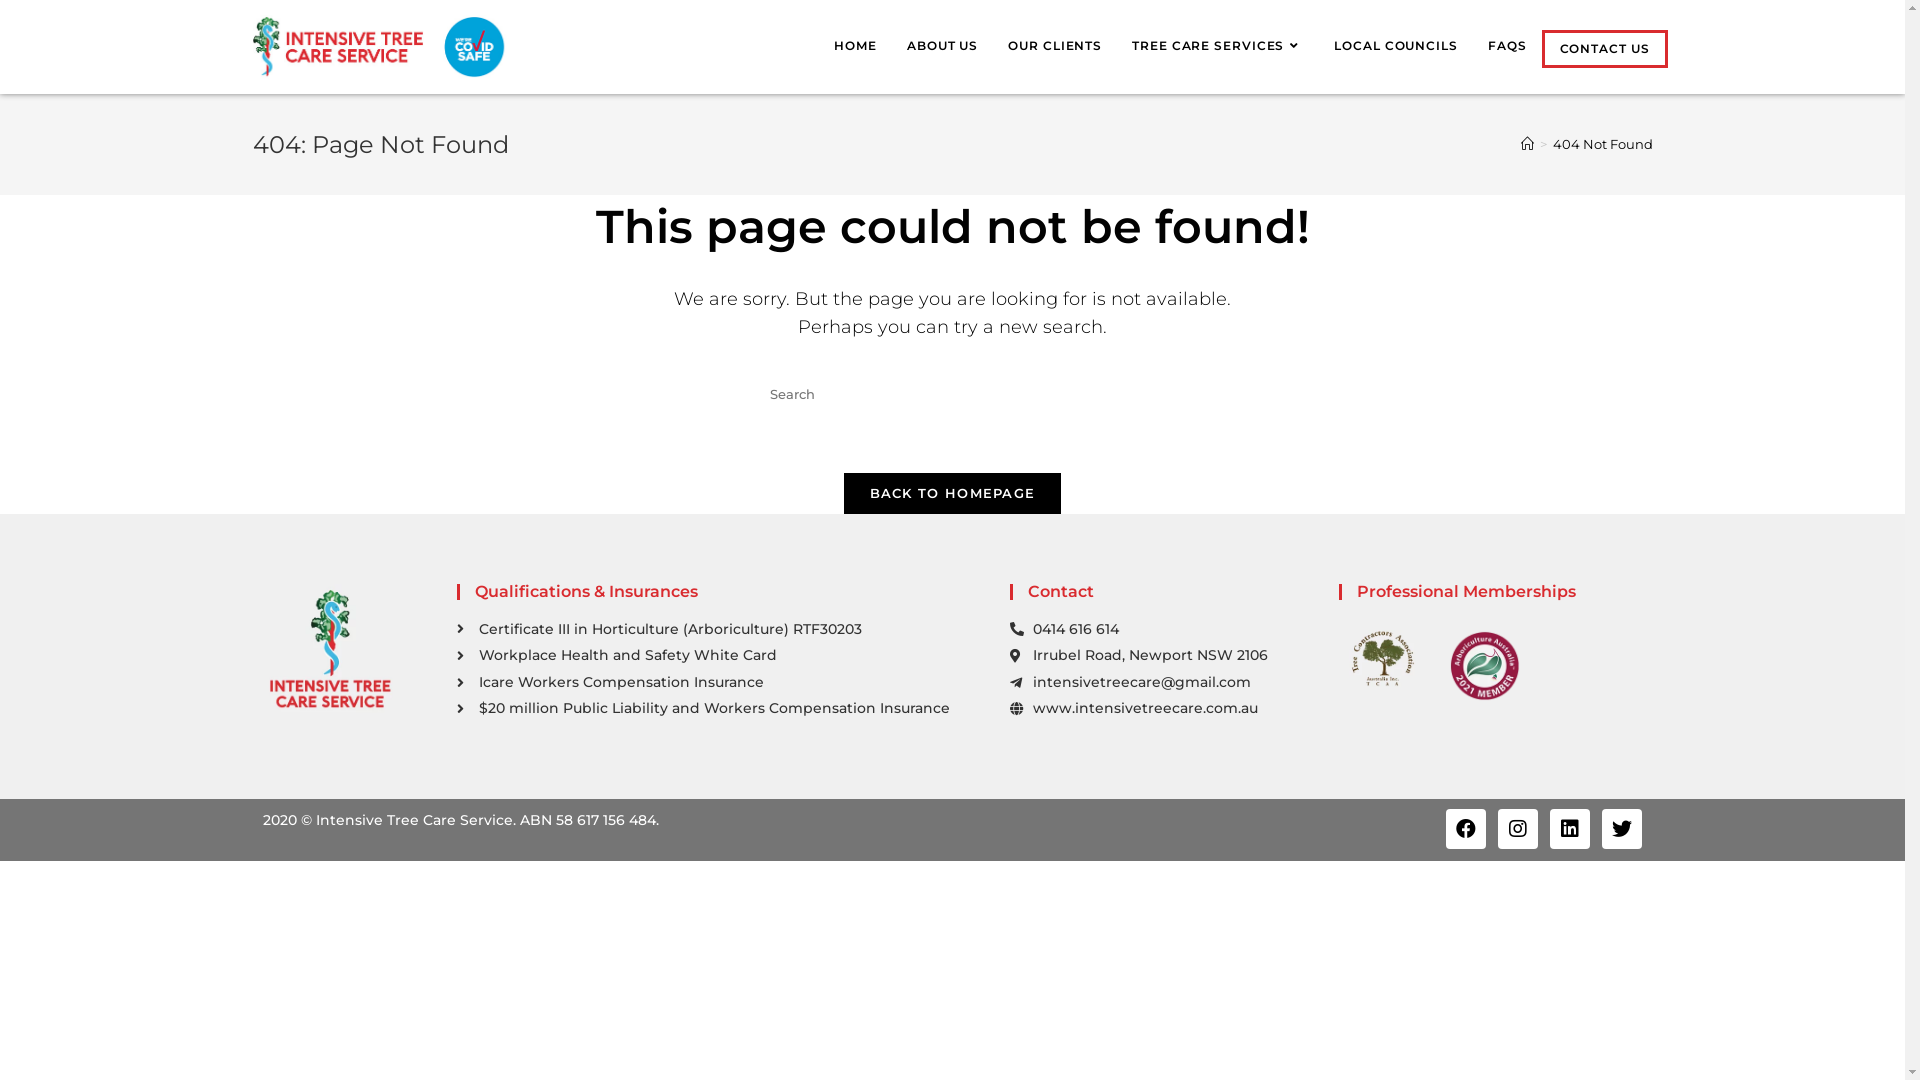 This screenshot has height=1080, width=1920. What do you see at coordinates (855, 45) in the screenshot?
I see `'HOME'` at bounding box center [855, 45].